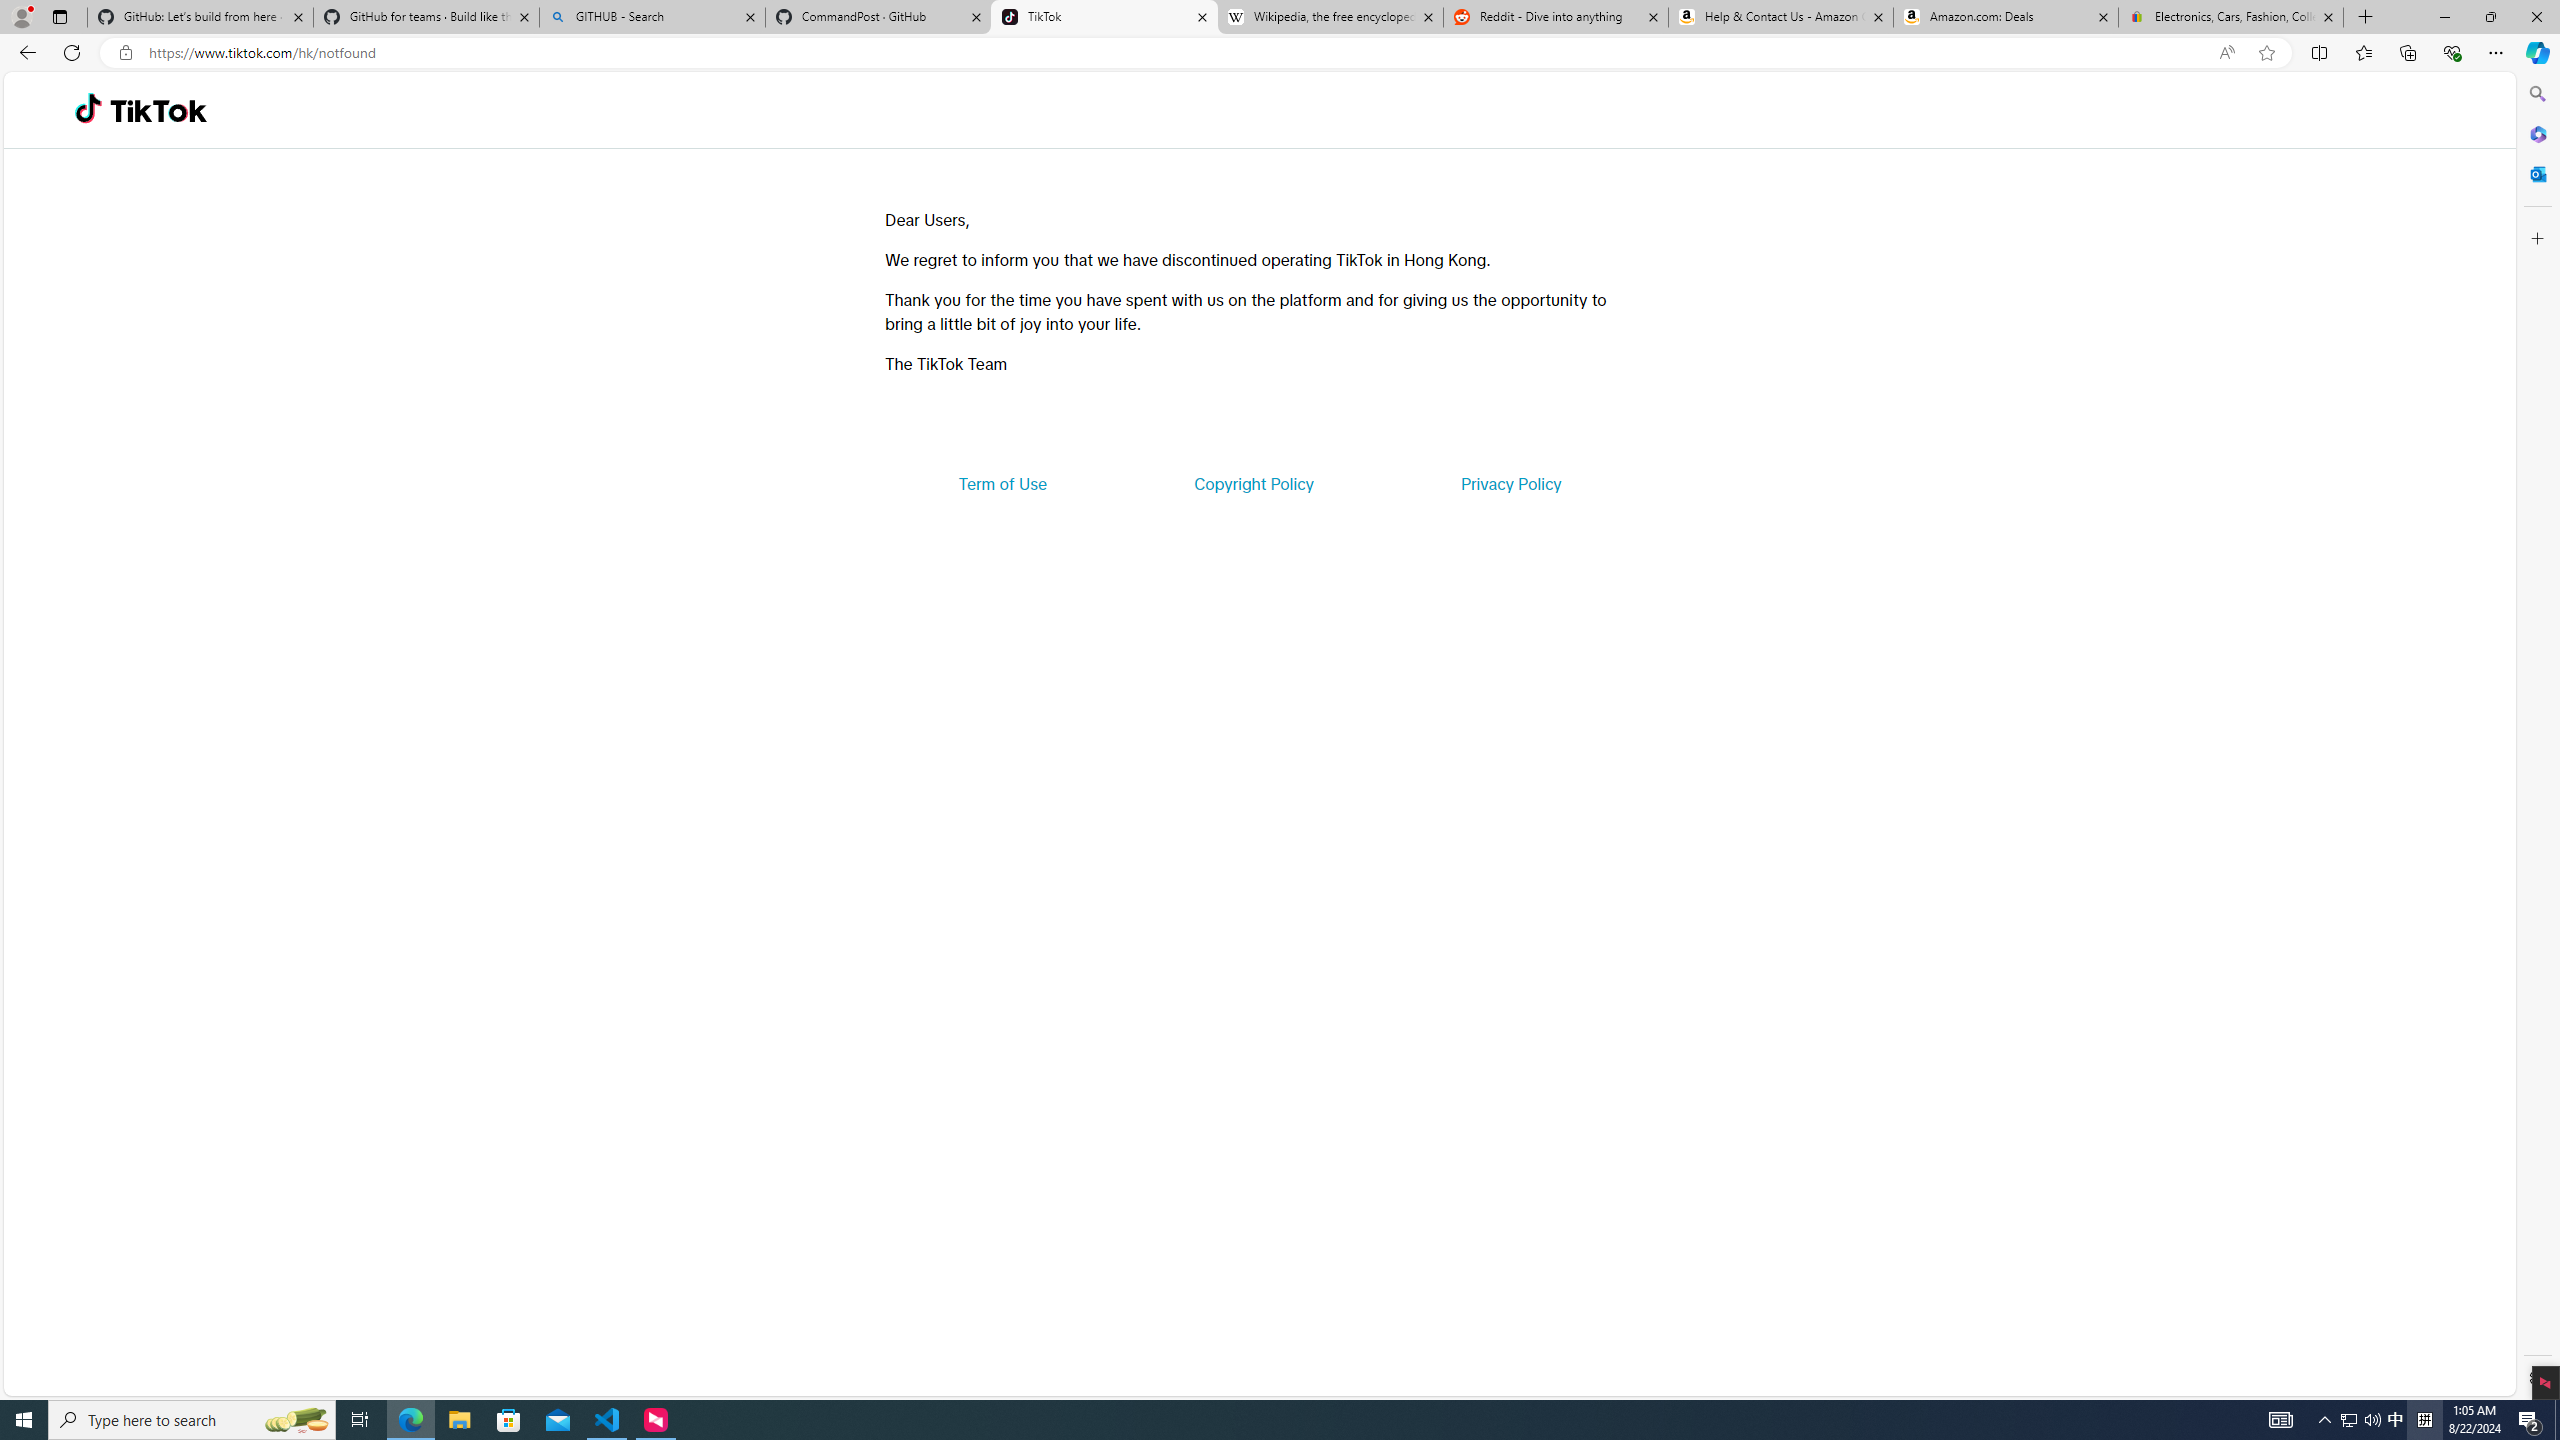 The width and height of the screenshot is (2560, 1440). I want to click on 'Privacy Policy', so click(1509, 482).